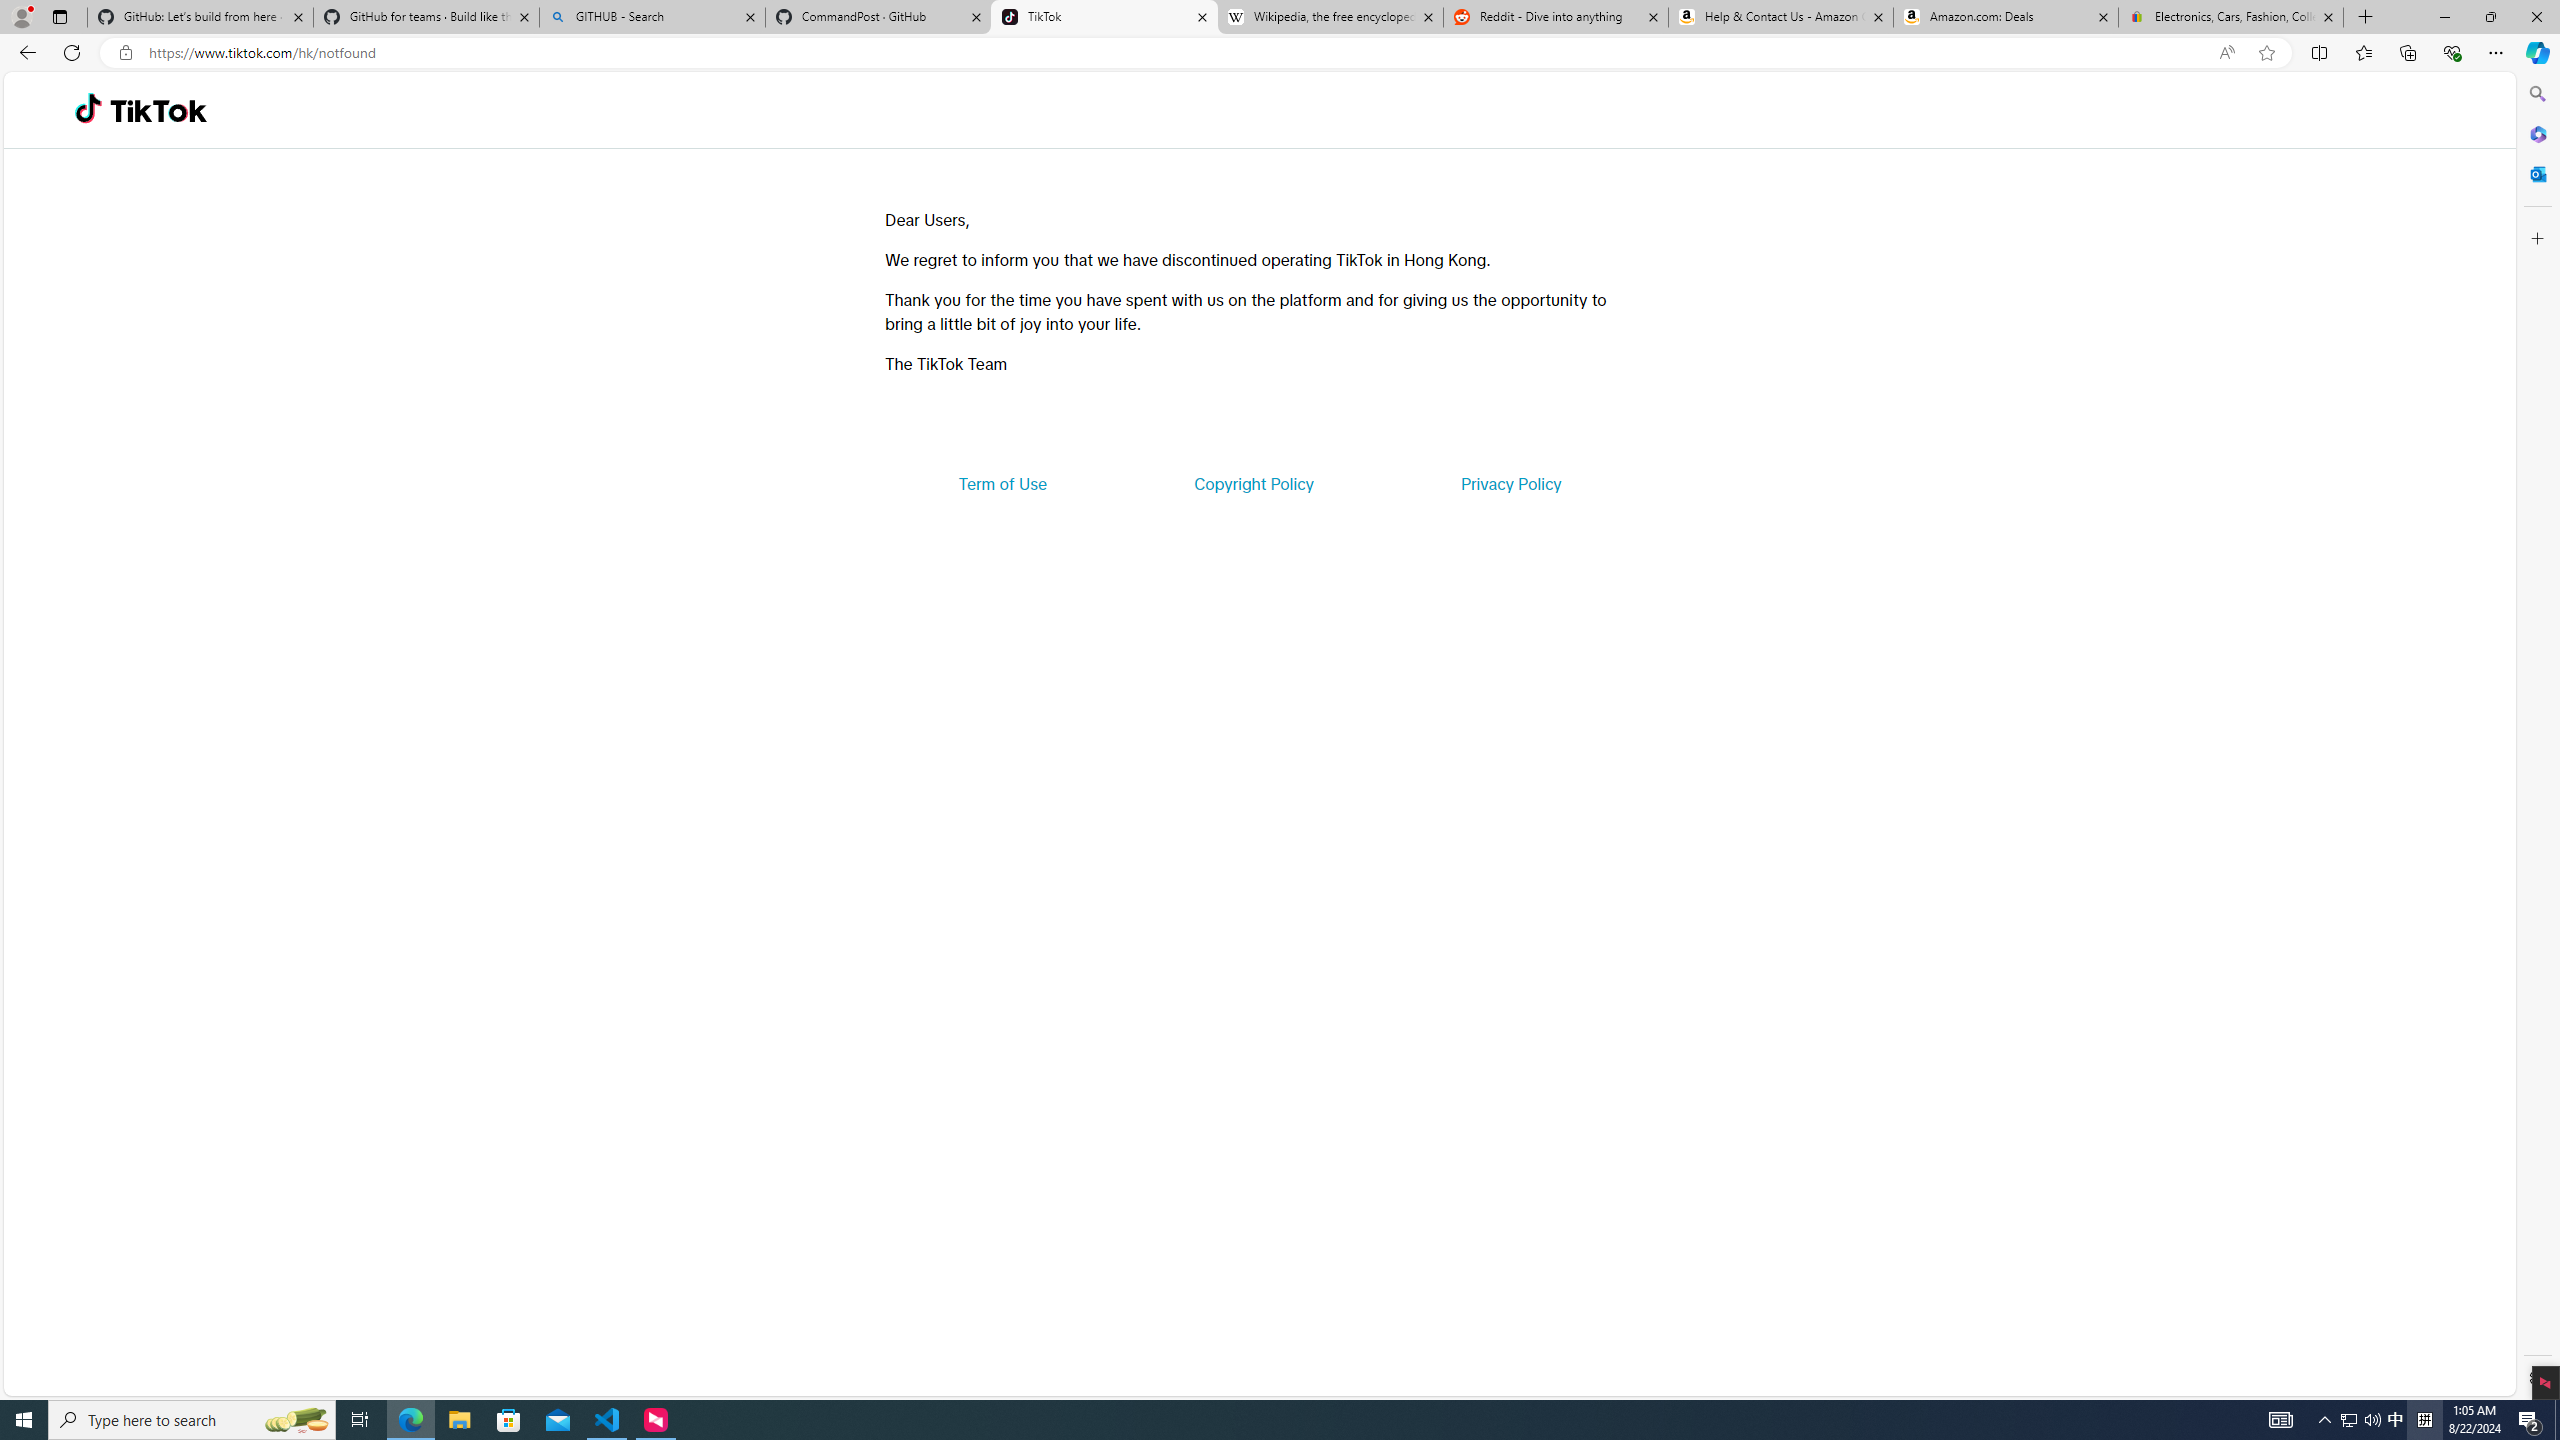 The width and height of the screenshot is (2560, 1440). I want to click on 'Privacy Policy', so click(1509, 482).